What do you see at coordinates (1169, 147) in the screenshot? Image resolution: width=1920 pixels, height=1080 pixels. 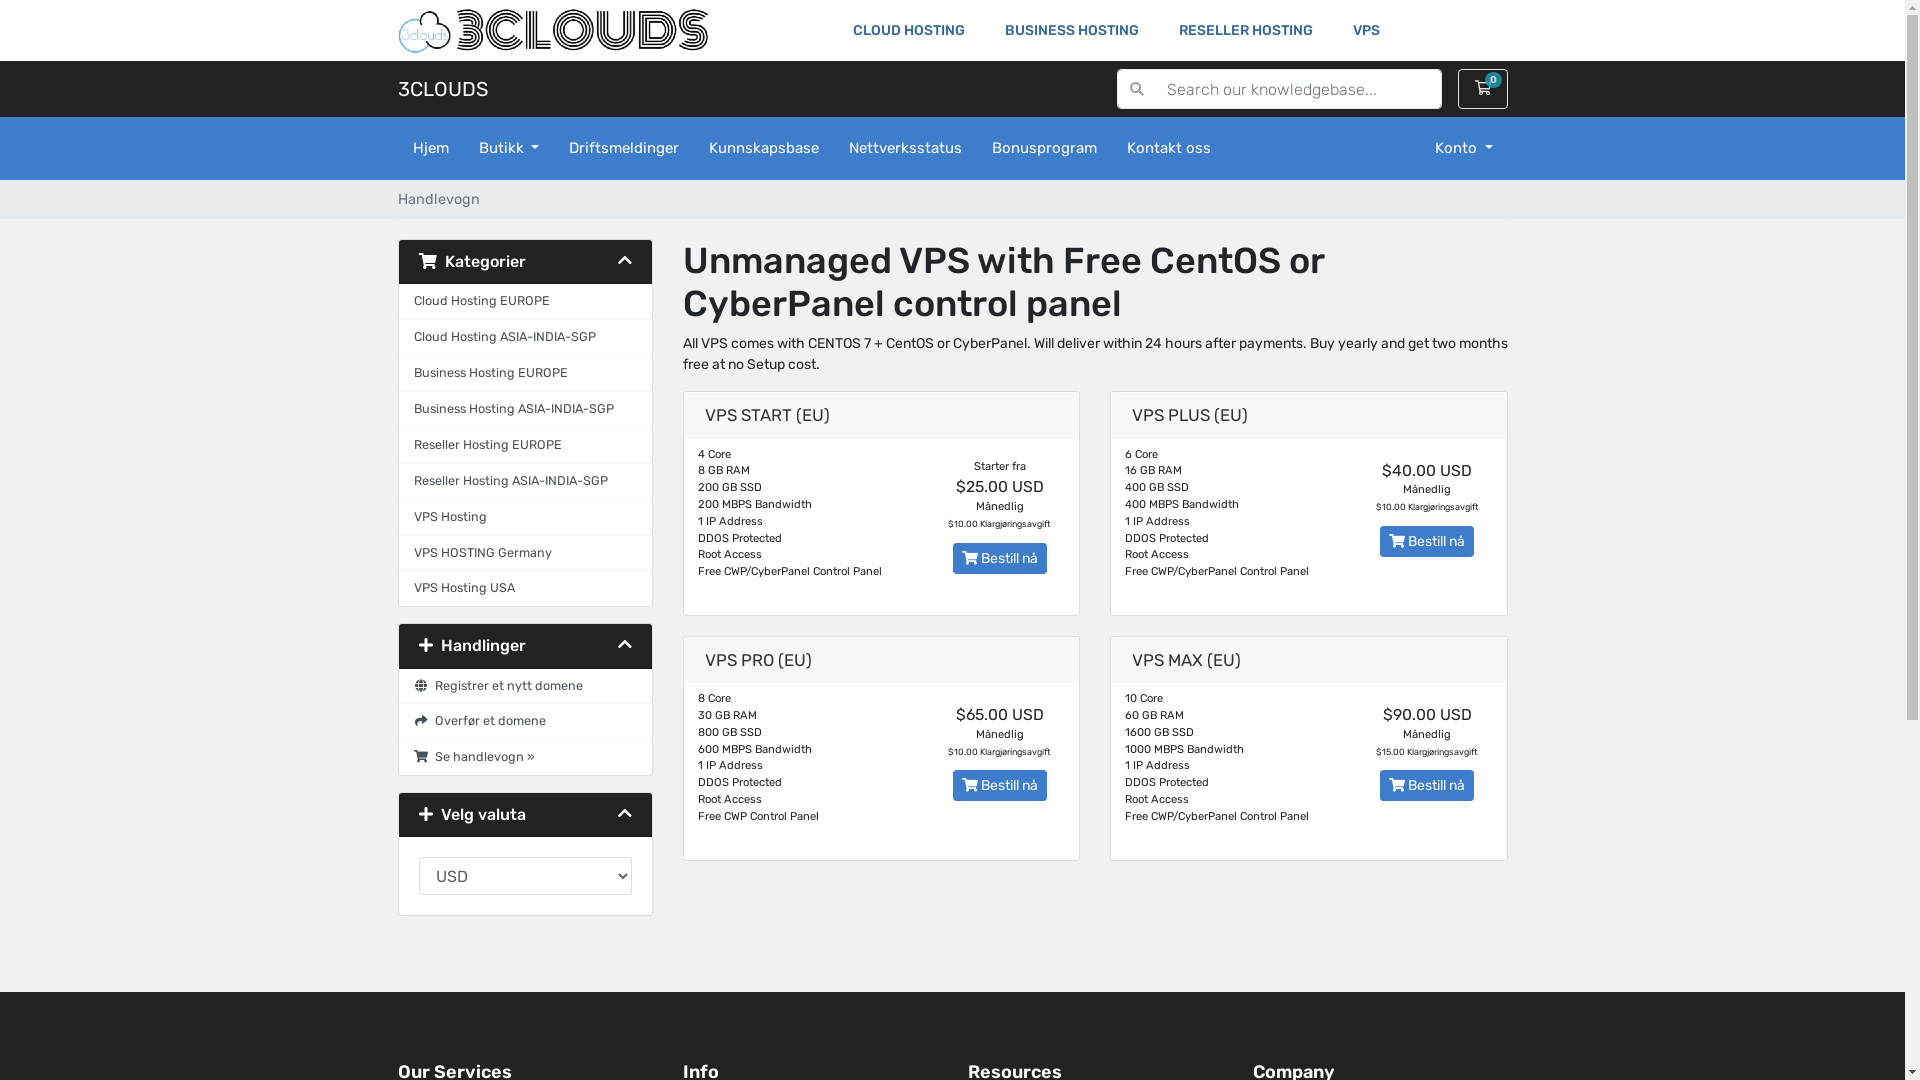 I see `'Kontakt oss'` at bounding box center [1169, 147].